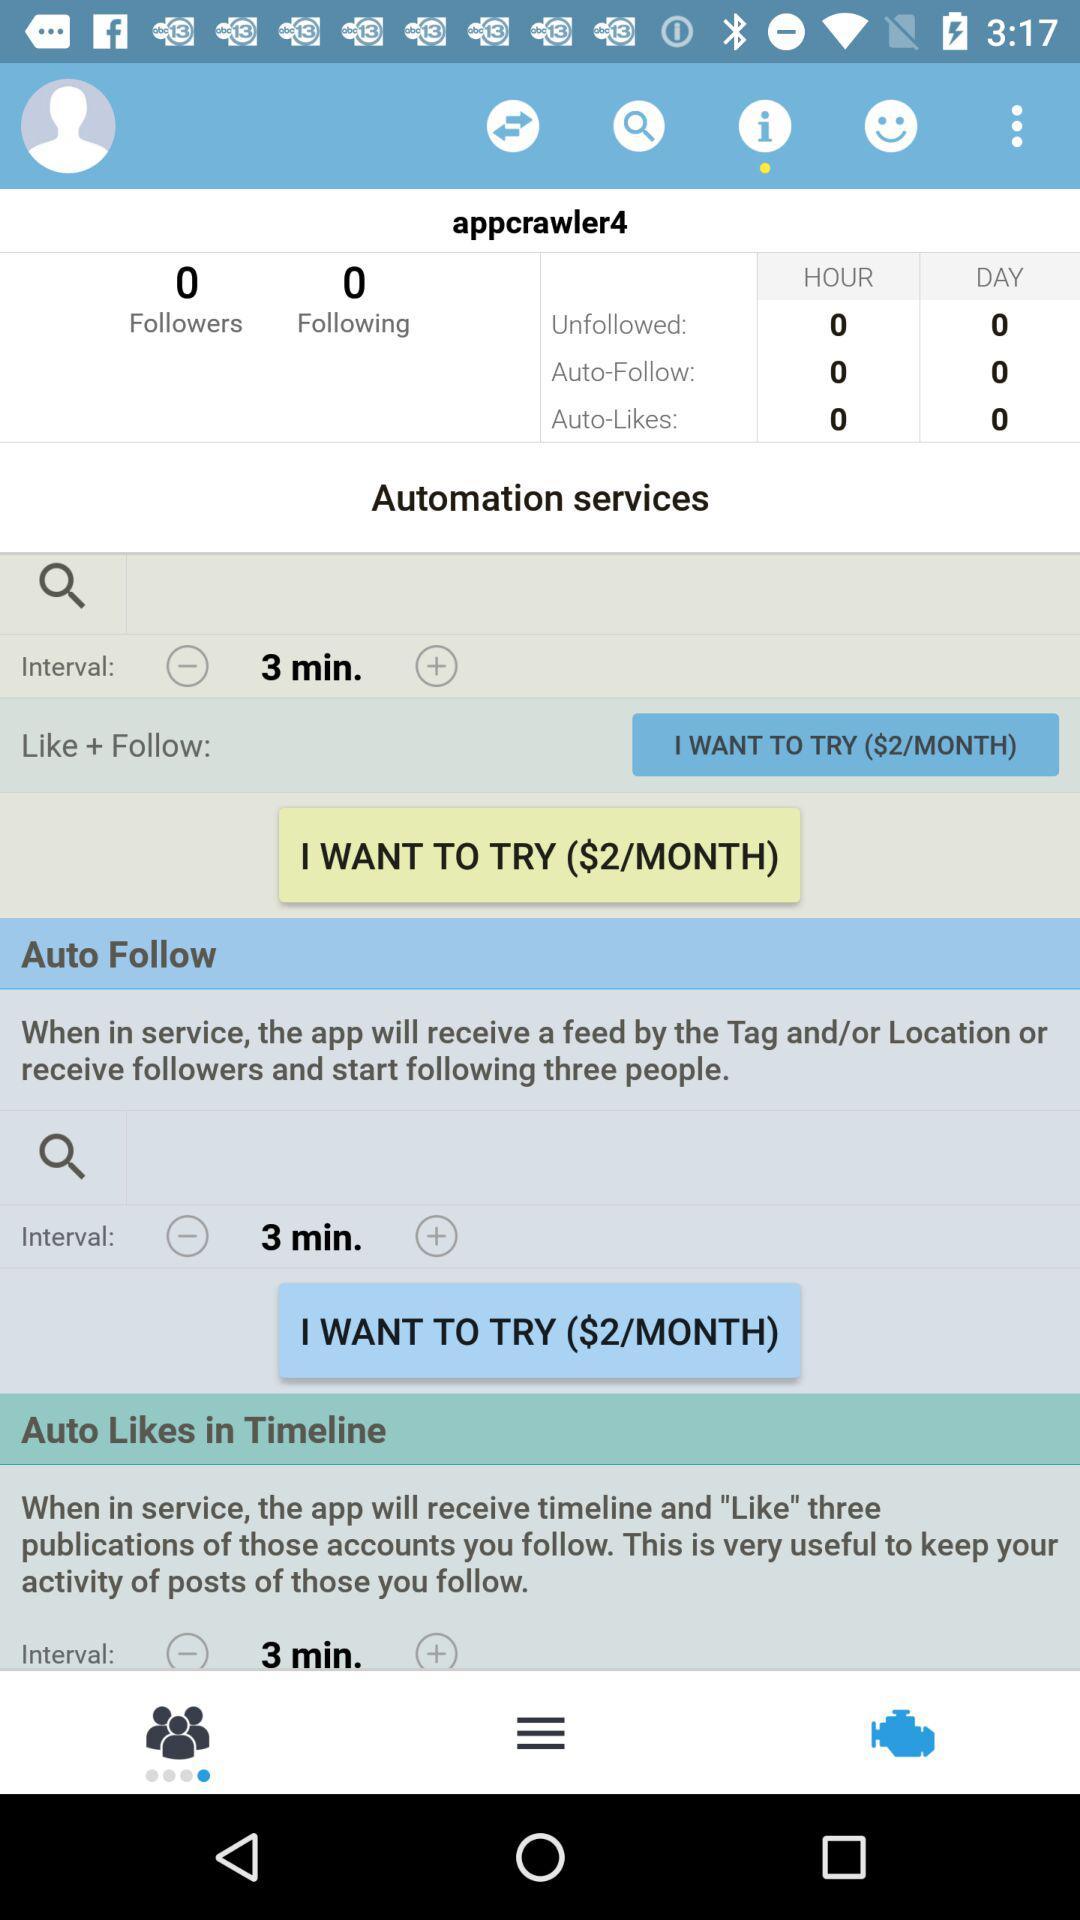 The width and height of the screenshot is (1080, 1920). What do you see at coordinates (890, 124) in the screenshot?
I see `rate the application or provide feedback` at bounding box center [890, 124].